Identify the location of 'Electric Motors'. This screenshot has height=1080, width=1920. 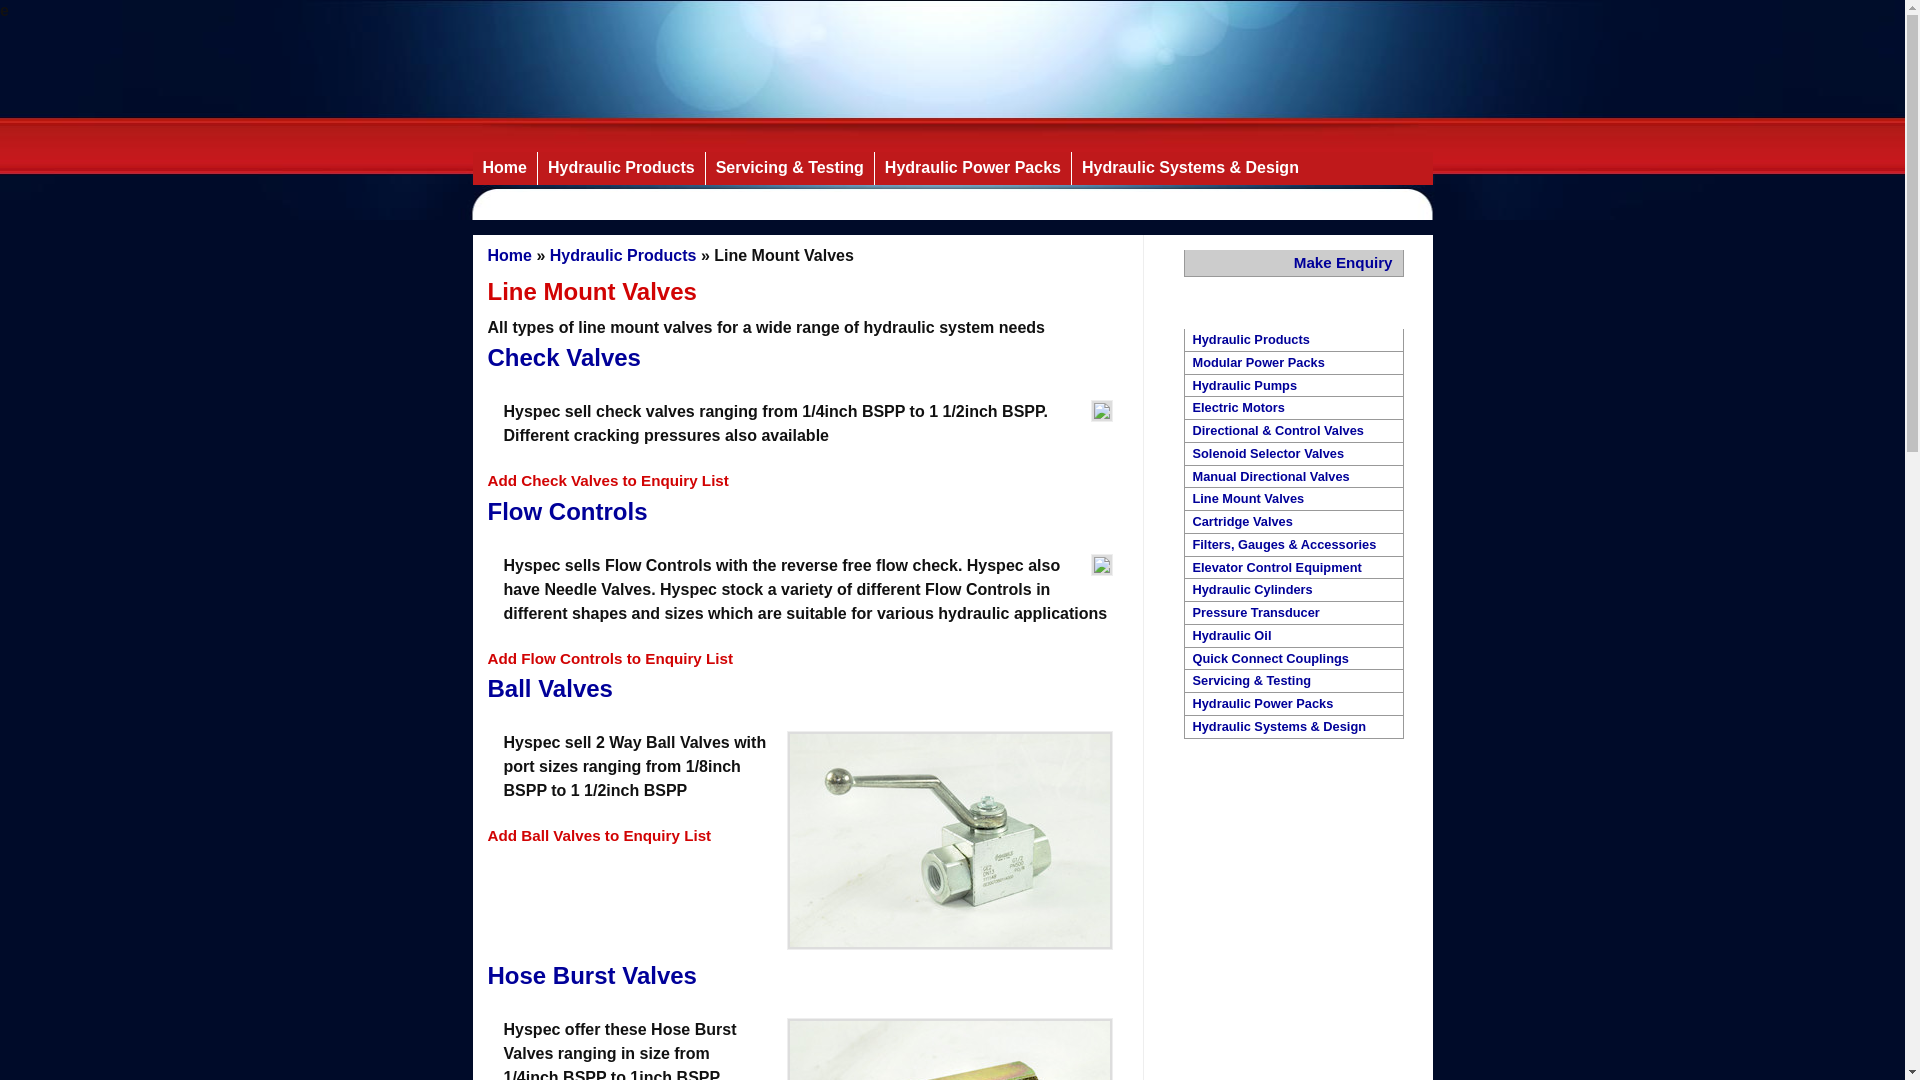
(1292, 407).